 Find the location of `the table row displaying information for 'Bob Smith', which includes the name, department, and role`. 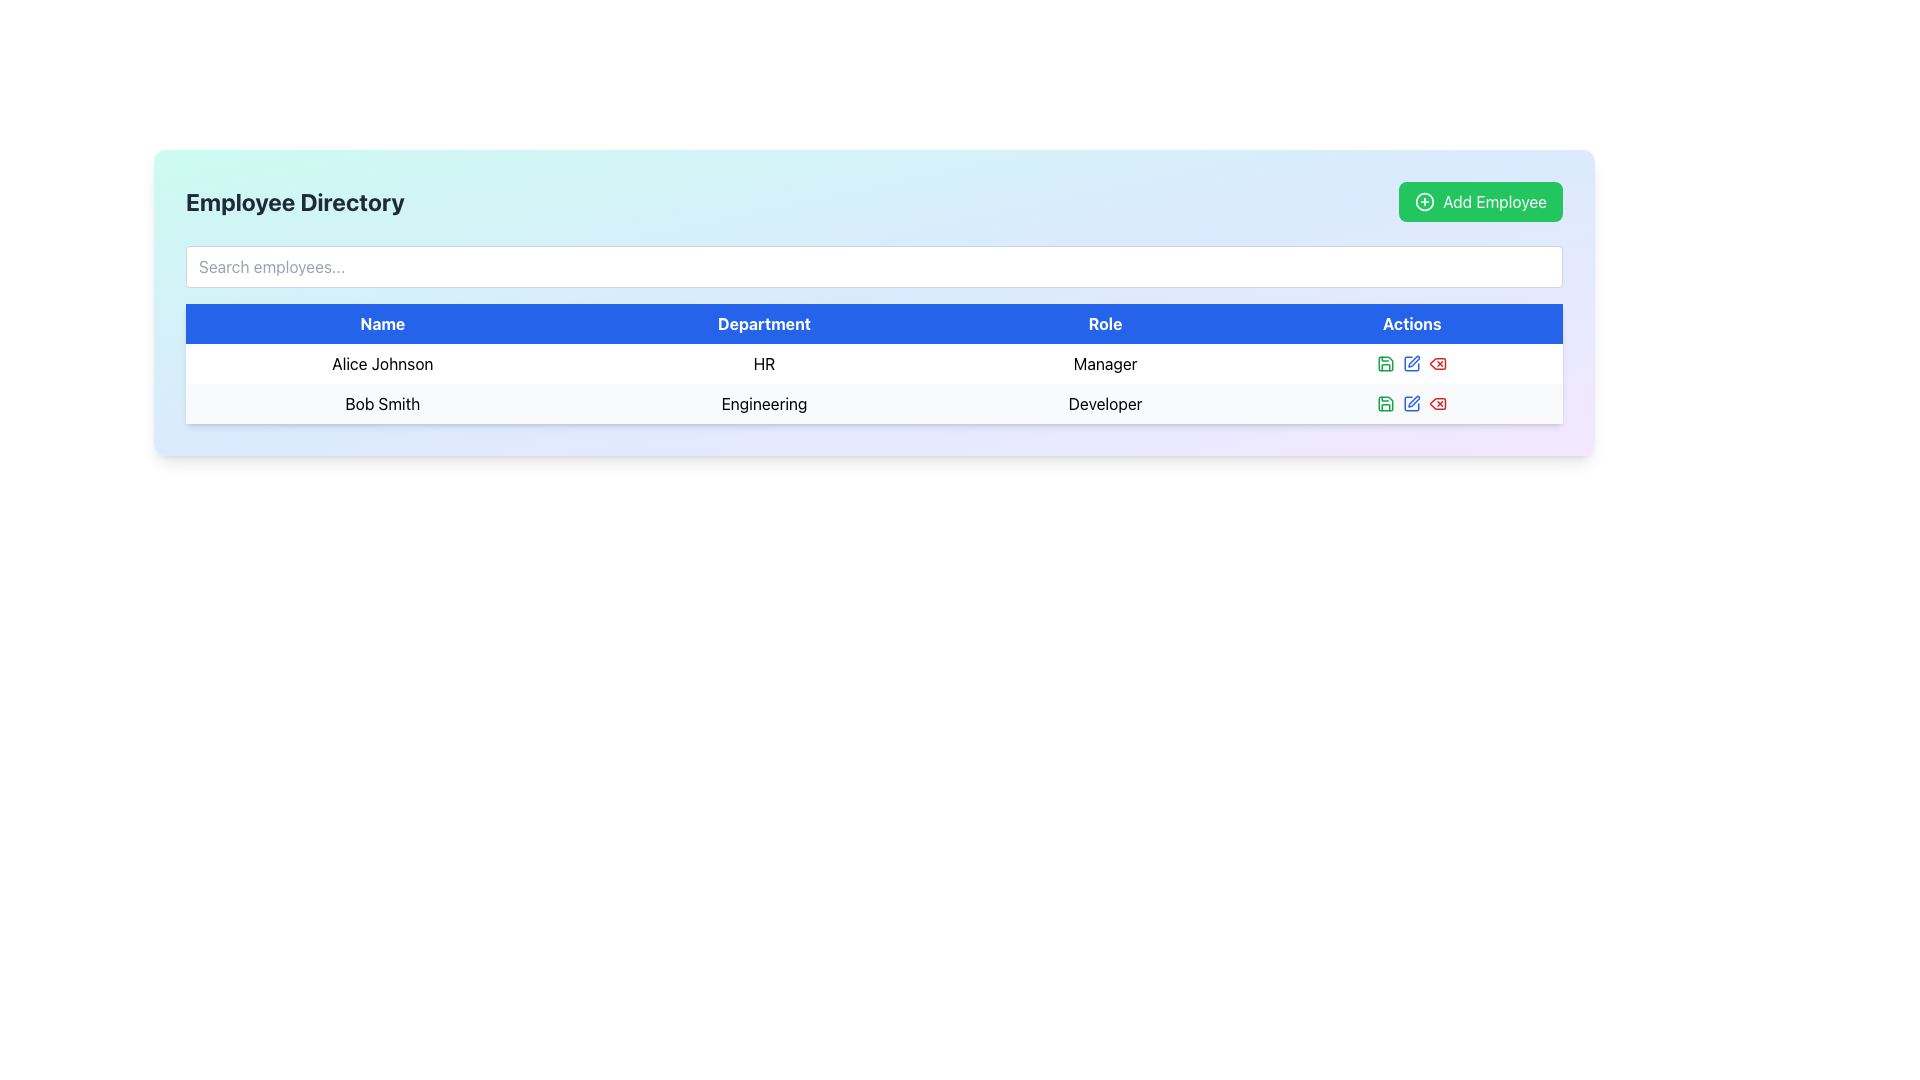

the table row displaying information for 'Bob Smith', which includes the name, department, and role is located at coordinates (874, 404).